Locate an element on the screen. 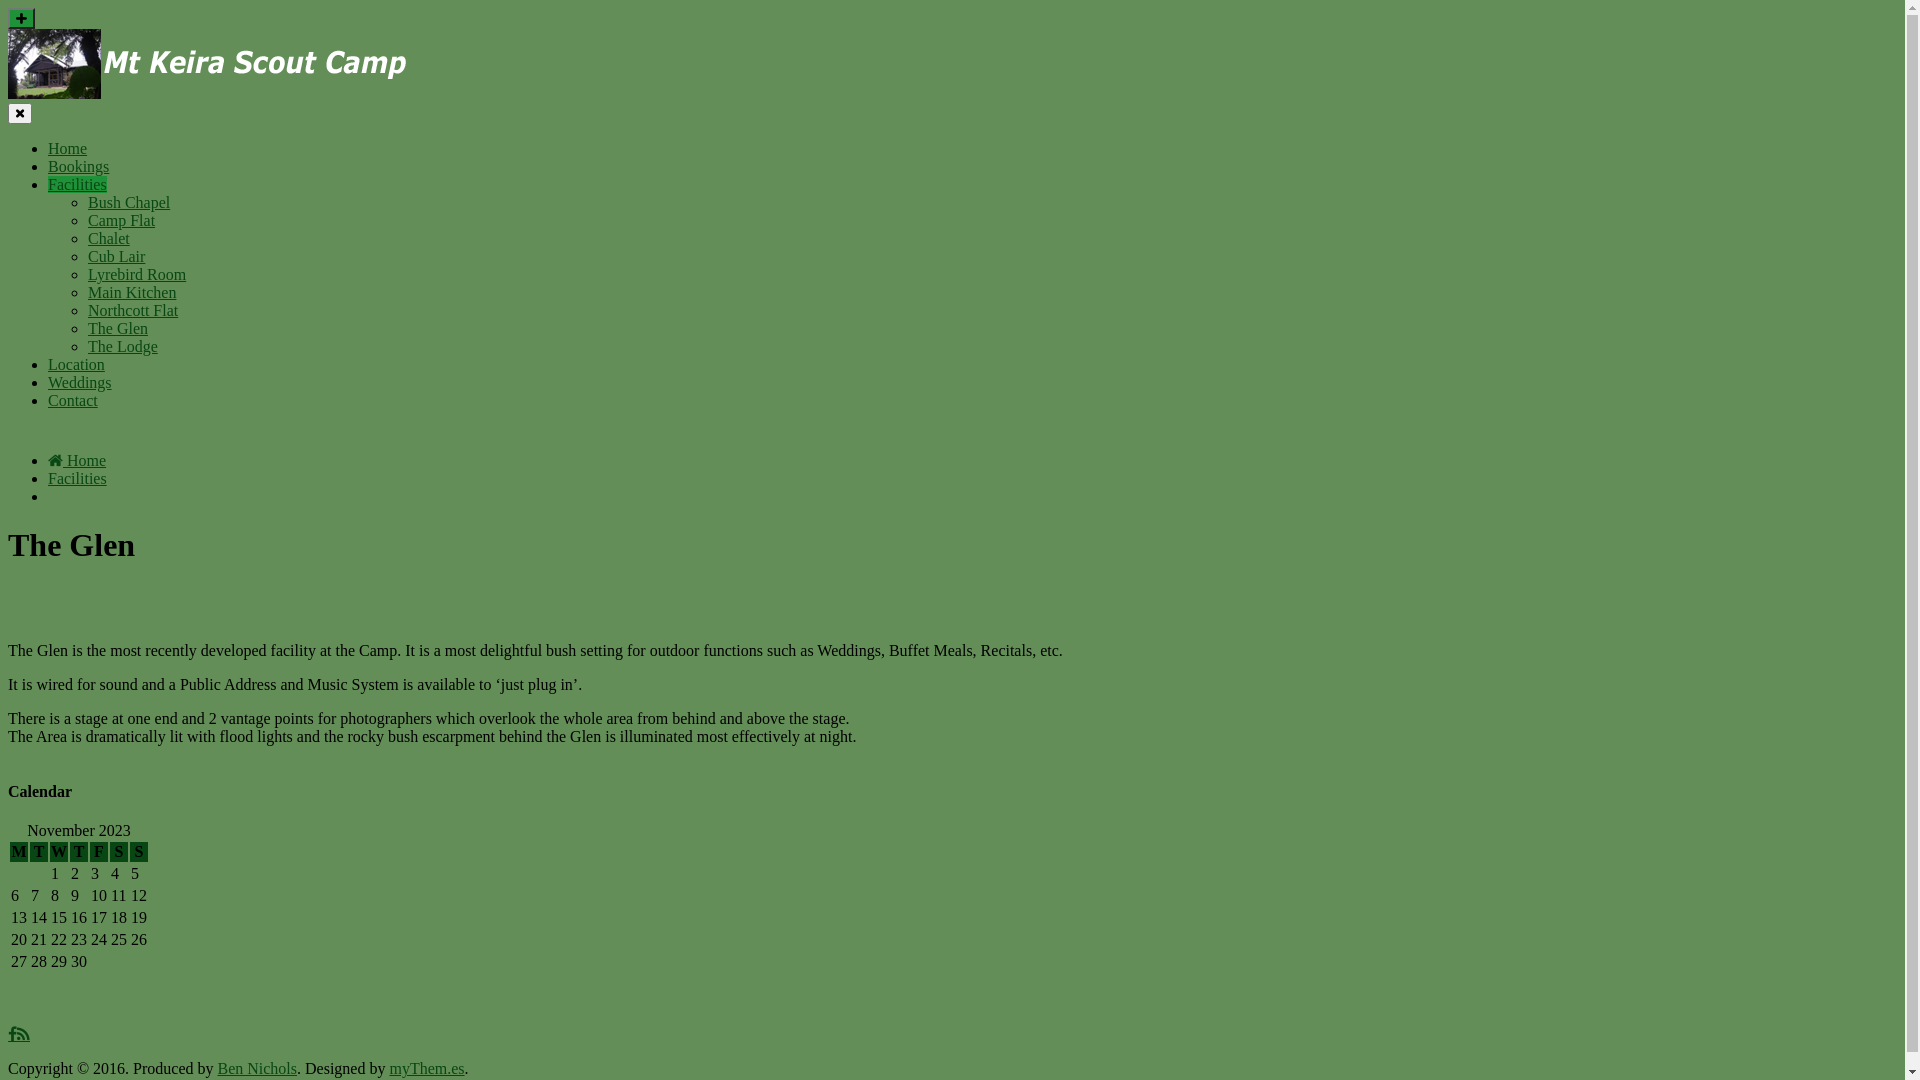 The image size is (1920, 1080). 'Ben Nichols' is located at coordinates (216, 1067).